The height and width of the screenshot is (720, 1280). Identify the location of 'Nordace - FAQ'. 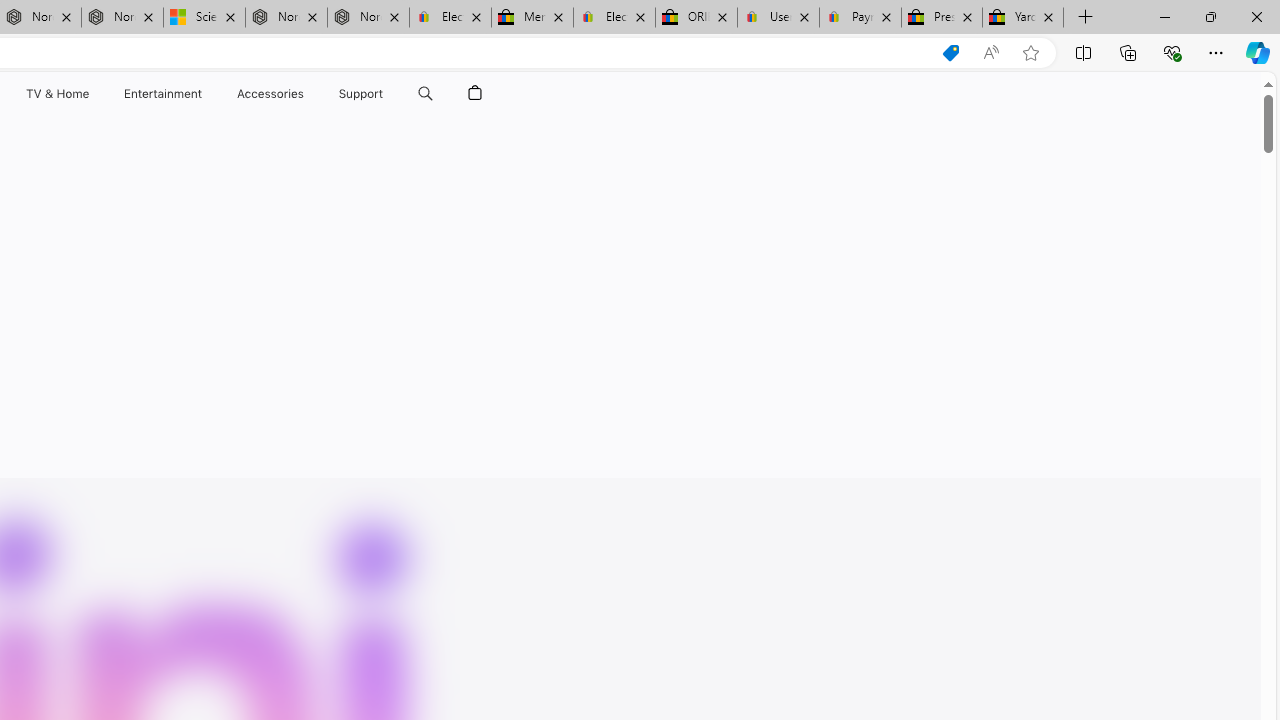
(368, 17).